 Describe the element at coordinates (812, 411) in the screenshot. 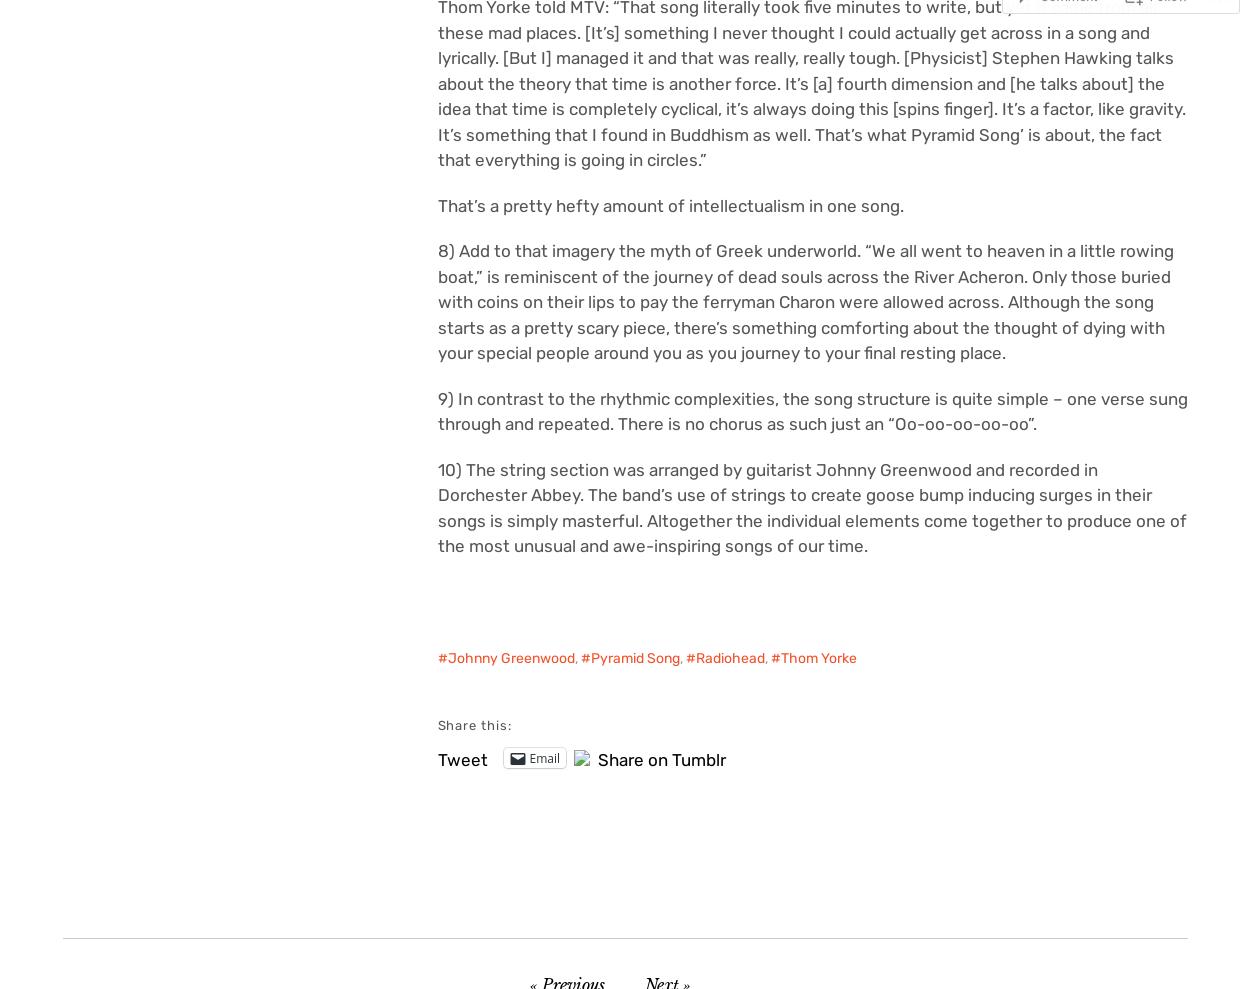

I see `'9) In contrast to the rhythmic complexities, the song structure is quite simple – one verse sung through and repeated. There is no chorus as such just an “Oo-oo-oo-oo-oo”.'` at that location.